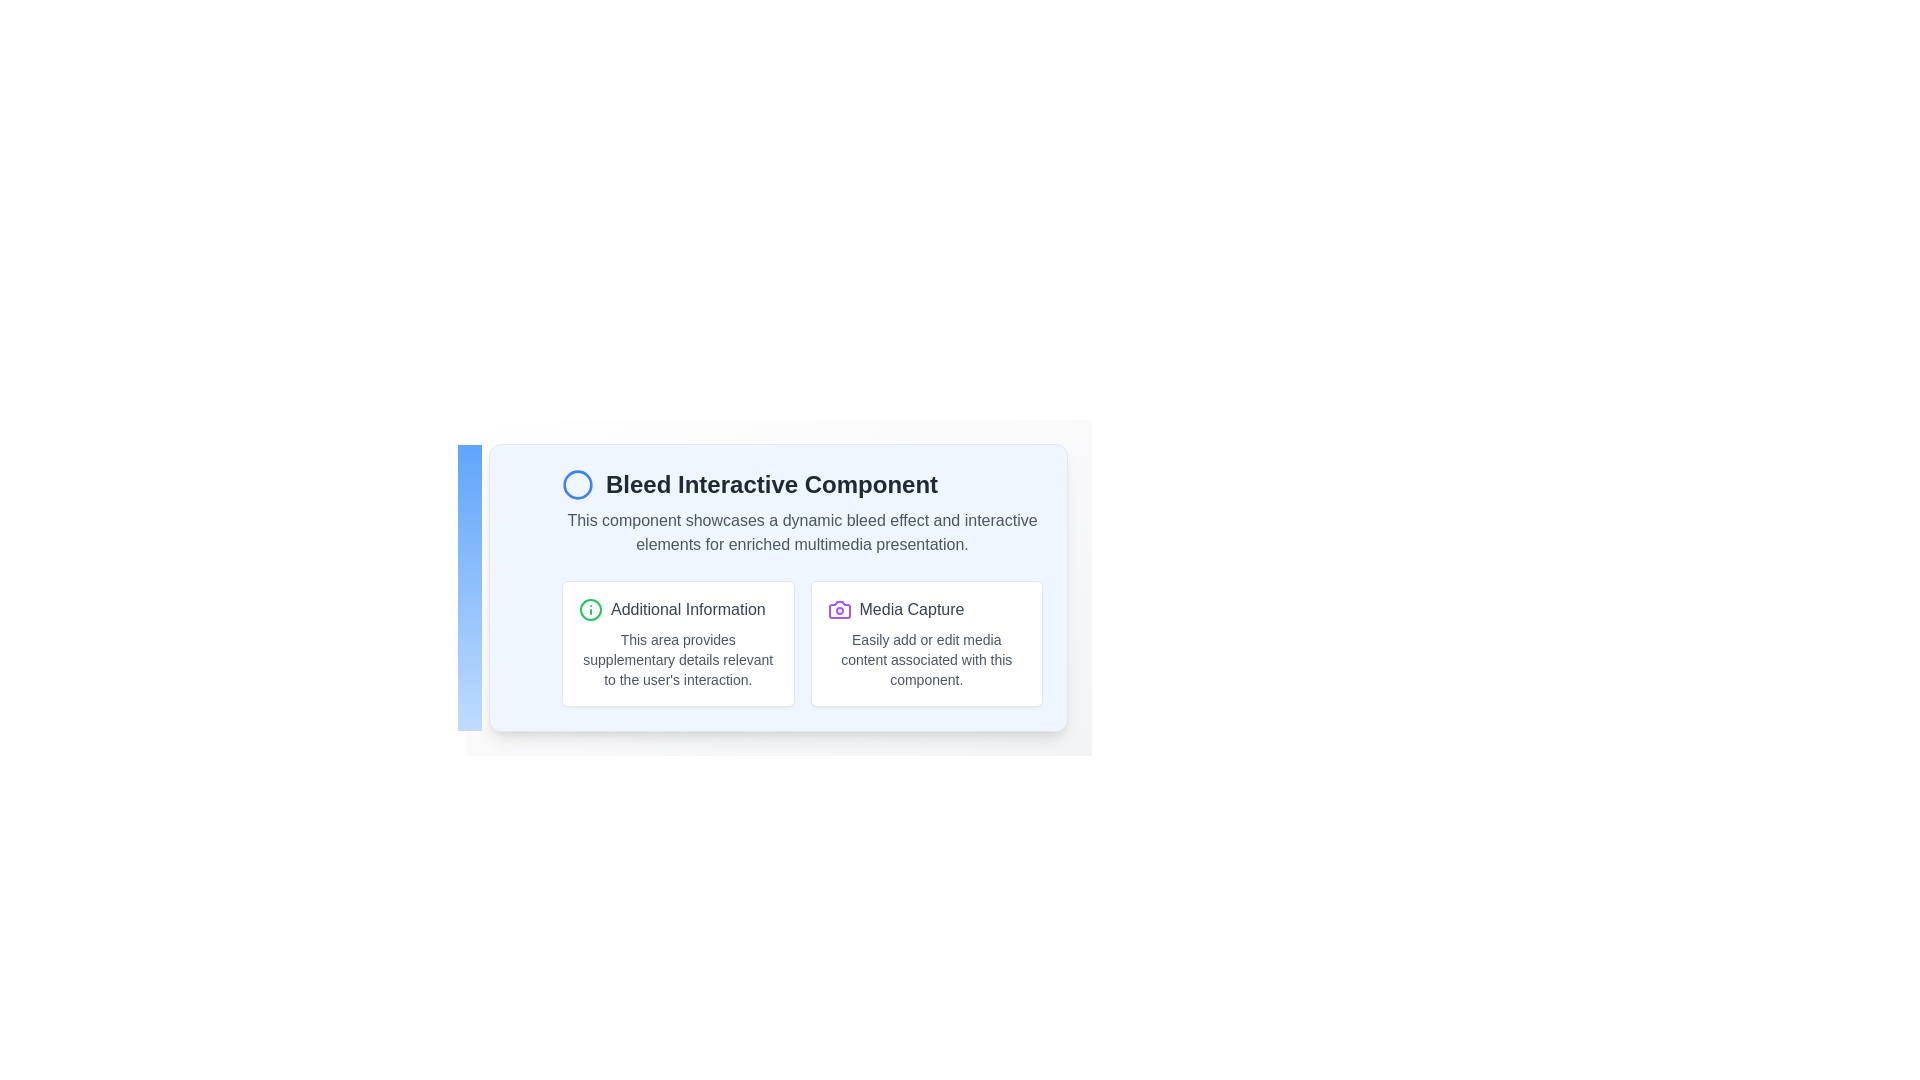 This screenshot has width=1920, height=1080. What do you see at coordinates (576, 485) in the screenshot?
I see `the circular icon with a clear blue outline next to the text 'Bleed Interactive Component'` at bounding box center [576, 485].